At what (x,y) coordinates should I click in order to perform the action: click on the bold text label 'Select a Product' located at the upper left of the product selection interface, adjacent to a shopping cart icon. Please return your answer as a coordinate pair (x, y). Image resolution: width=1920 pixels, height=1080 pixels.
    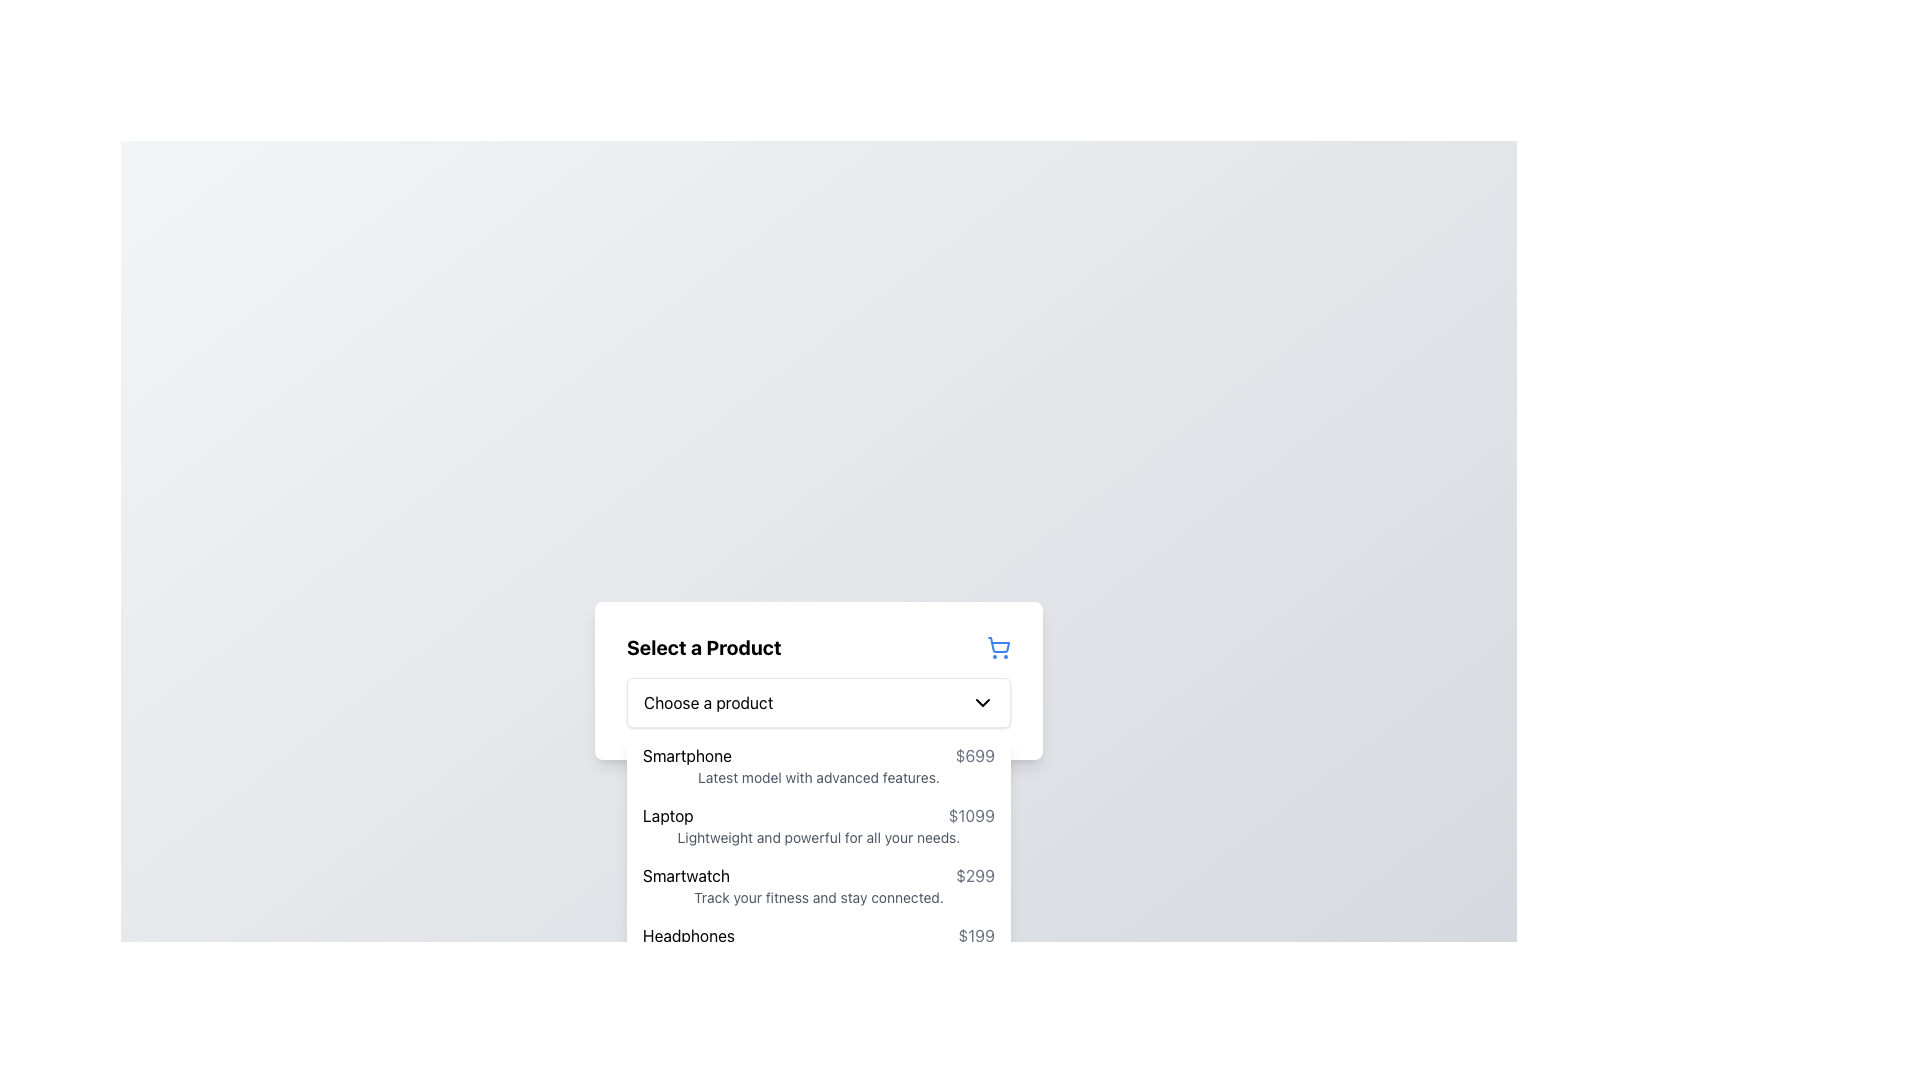
    Looking at the image, I should click on (704, 648).